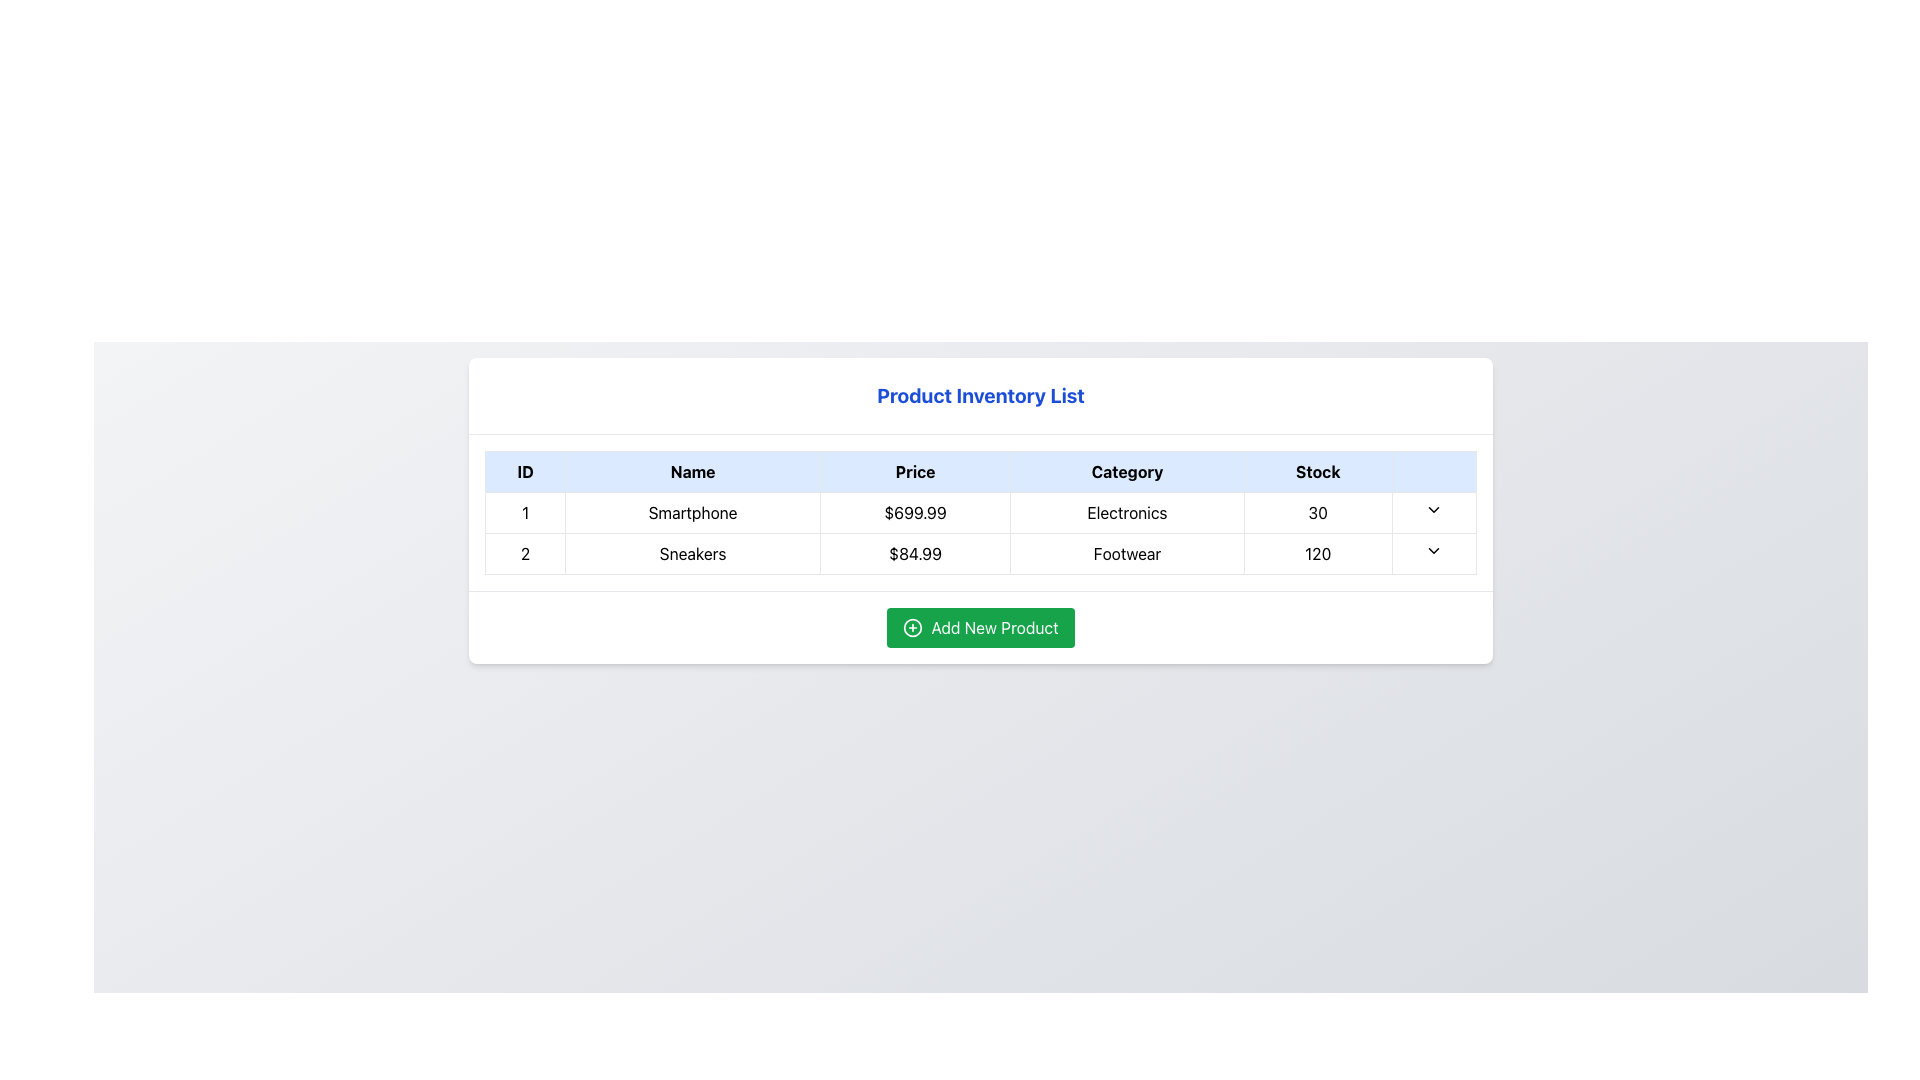  Describe the element at coordinates (1127, 471) in the screenshot. I see `text label that serves as the column header for product categories, specifically the fourth entry in the header row labeled 'Category'` at that location.